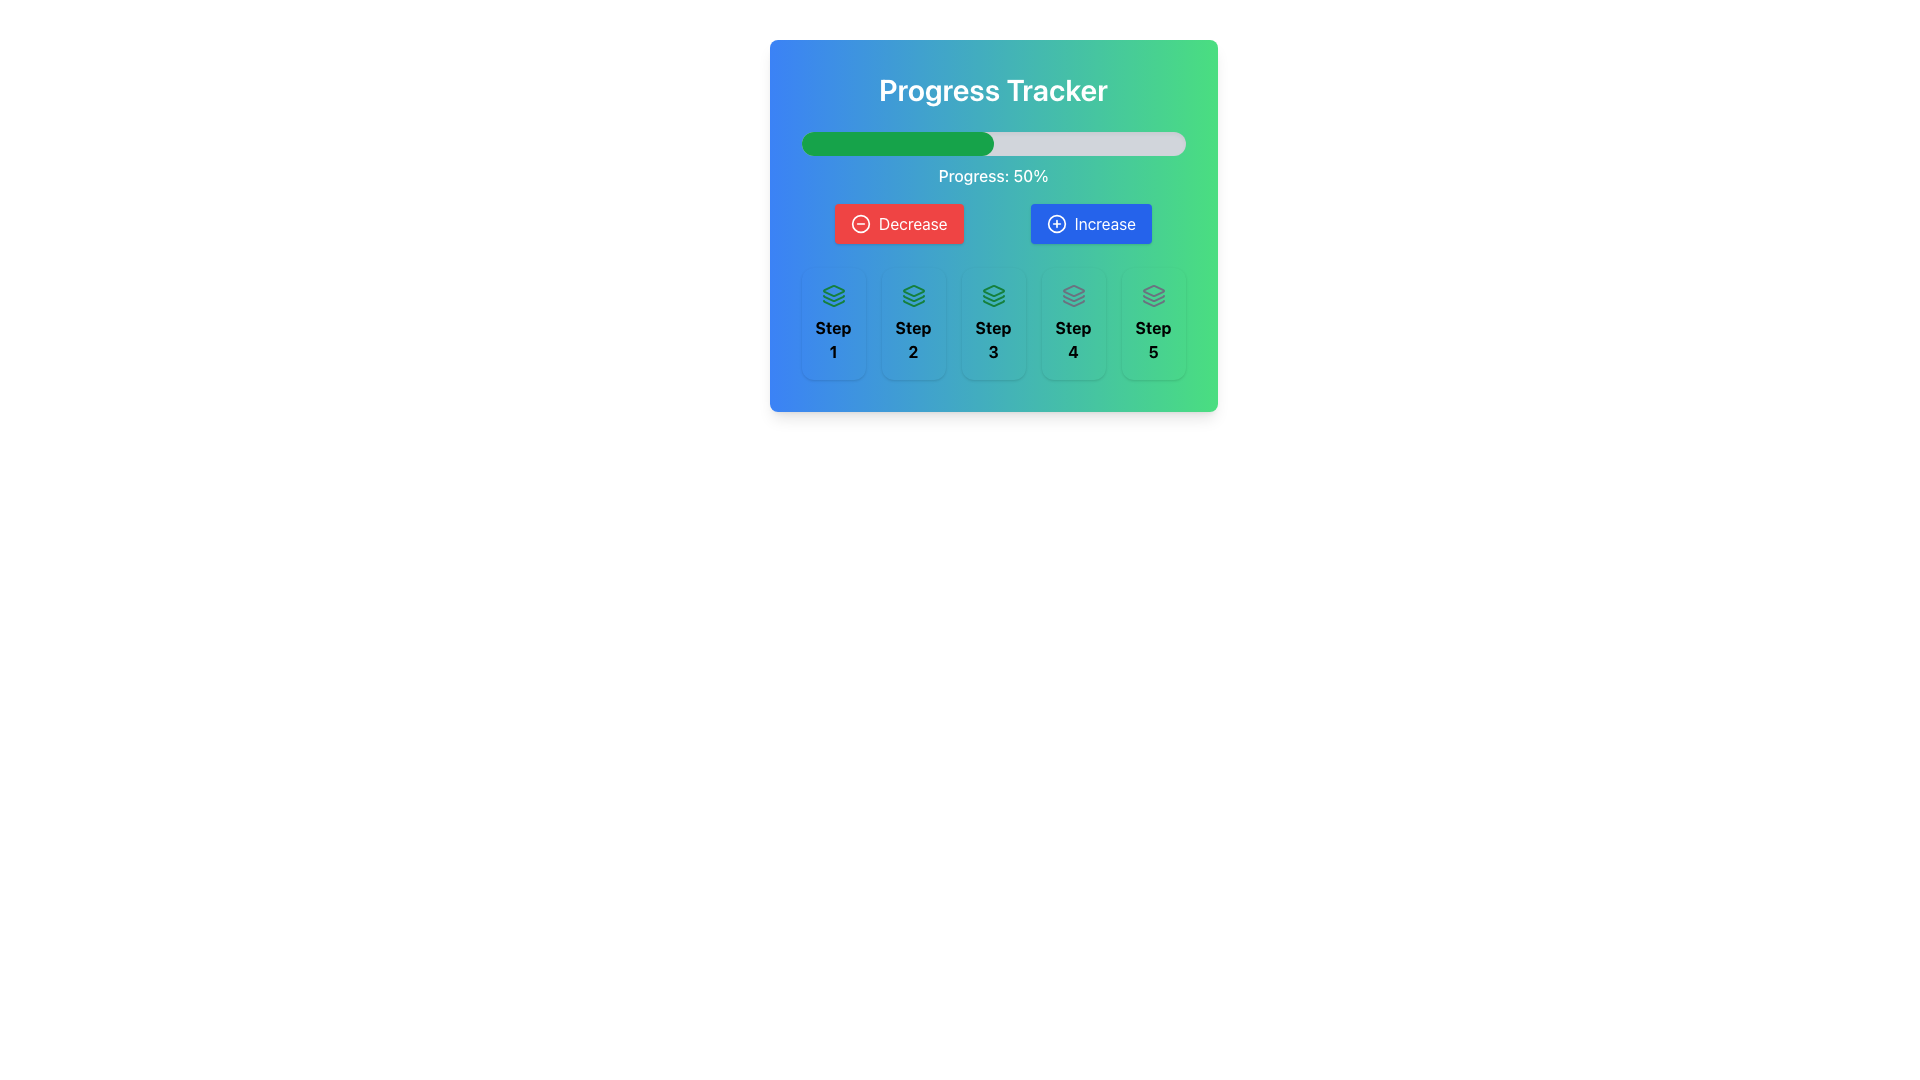 The width and height of the screenshot is (1920, 1080). What do you see at coordinates (898, 223) in the screenshot?
I see `the leftmost button in the pair that decreases the progress level, located below the progress bar labeled 'Progress: 50%'` at bounding box center [898, 223].